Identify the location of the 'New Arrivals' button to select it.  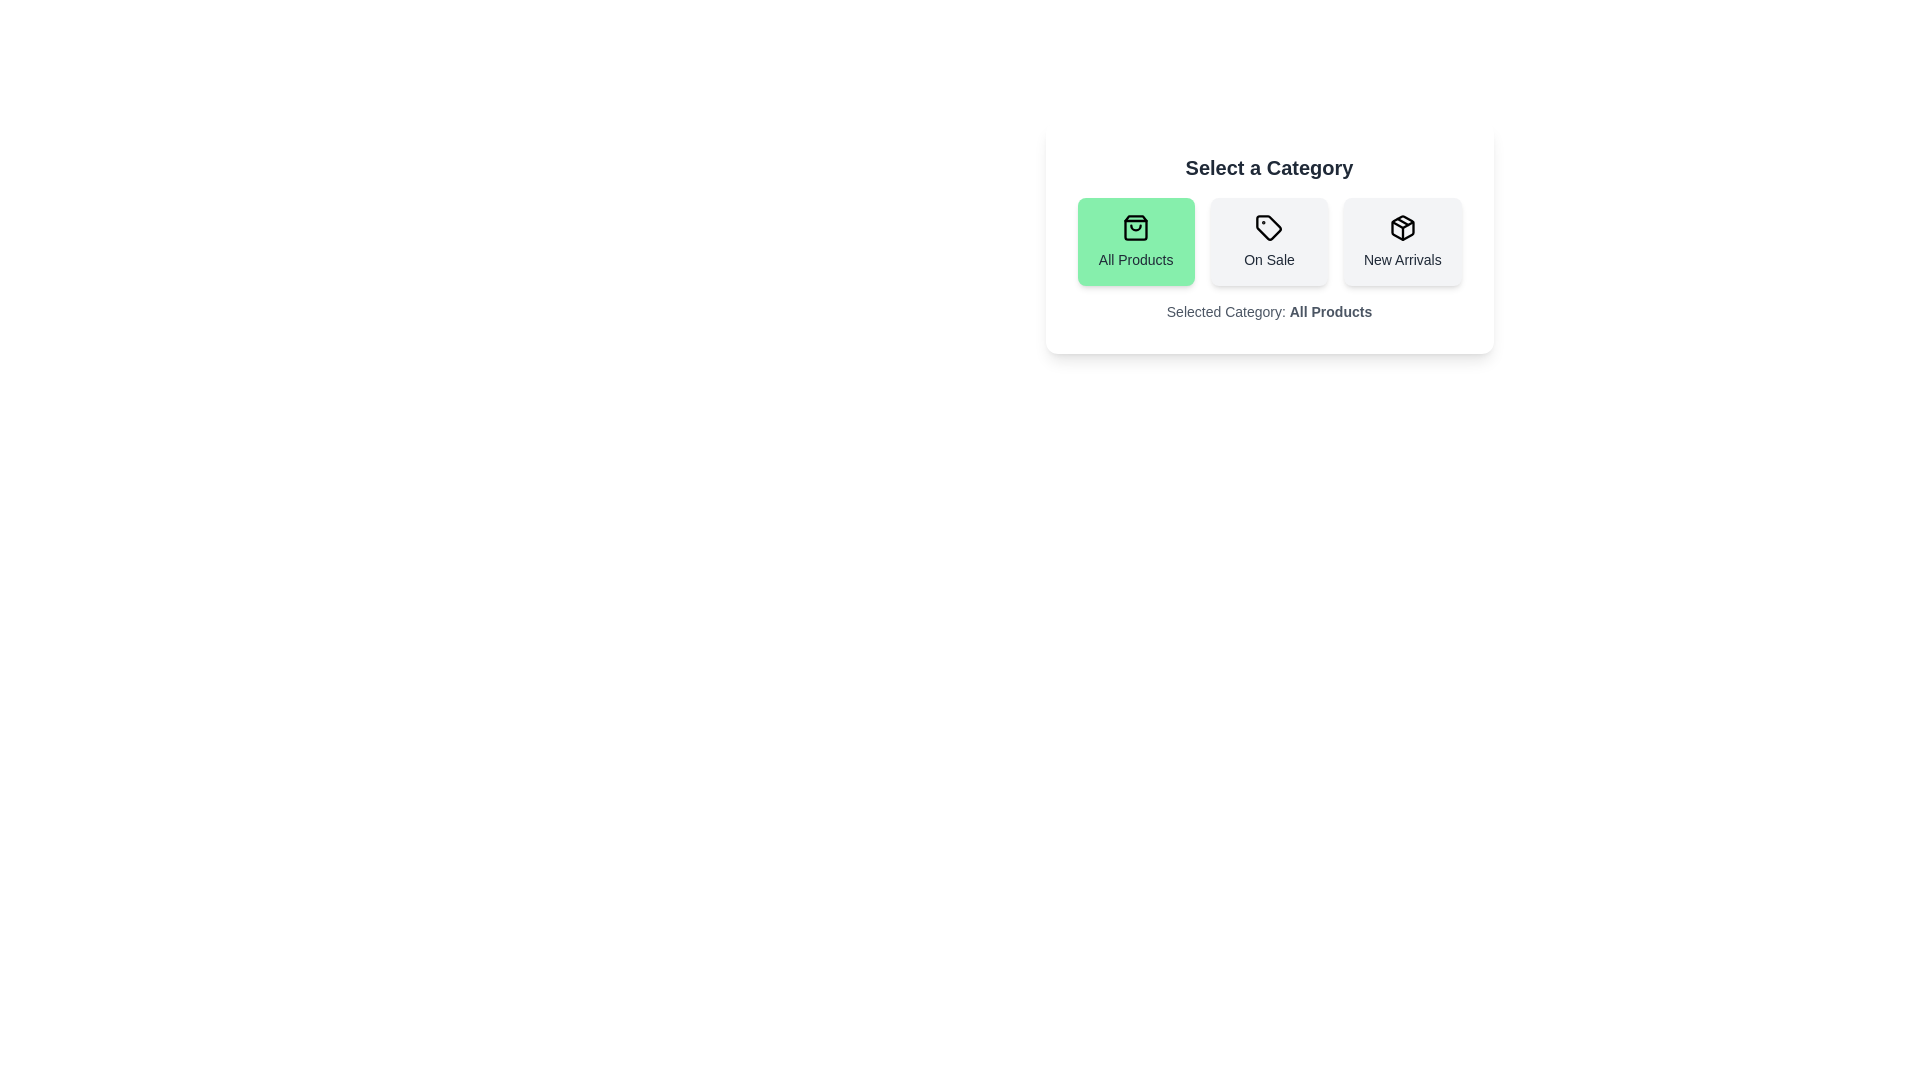
(1401, 241).